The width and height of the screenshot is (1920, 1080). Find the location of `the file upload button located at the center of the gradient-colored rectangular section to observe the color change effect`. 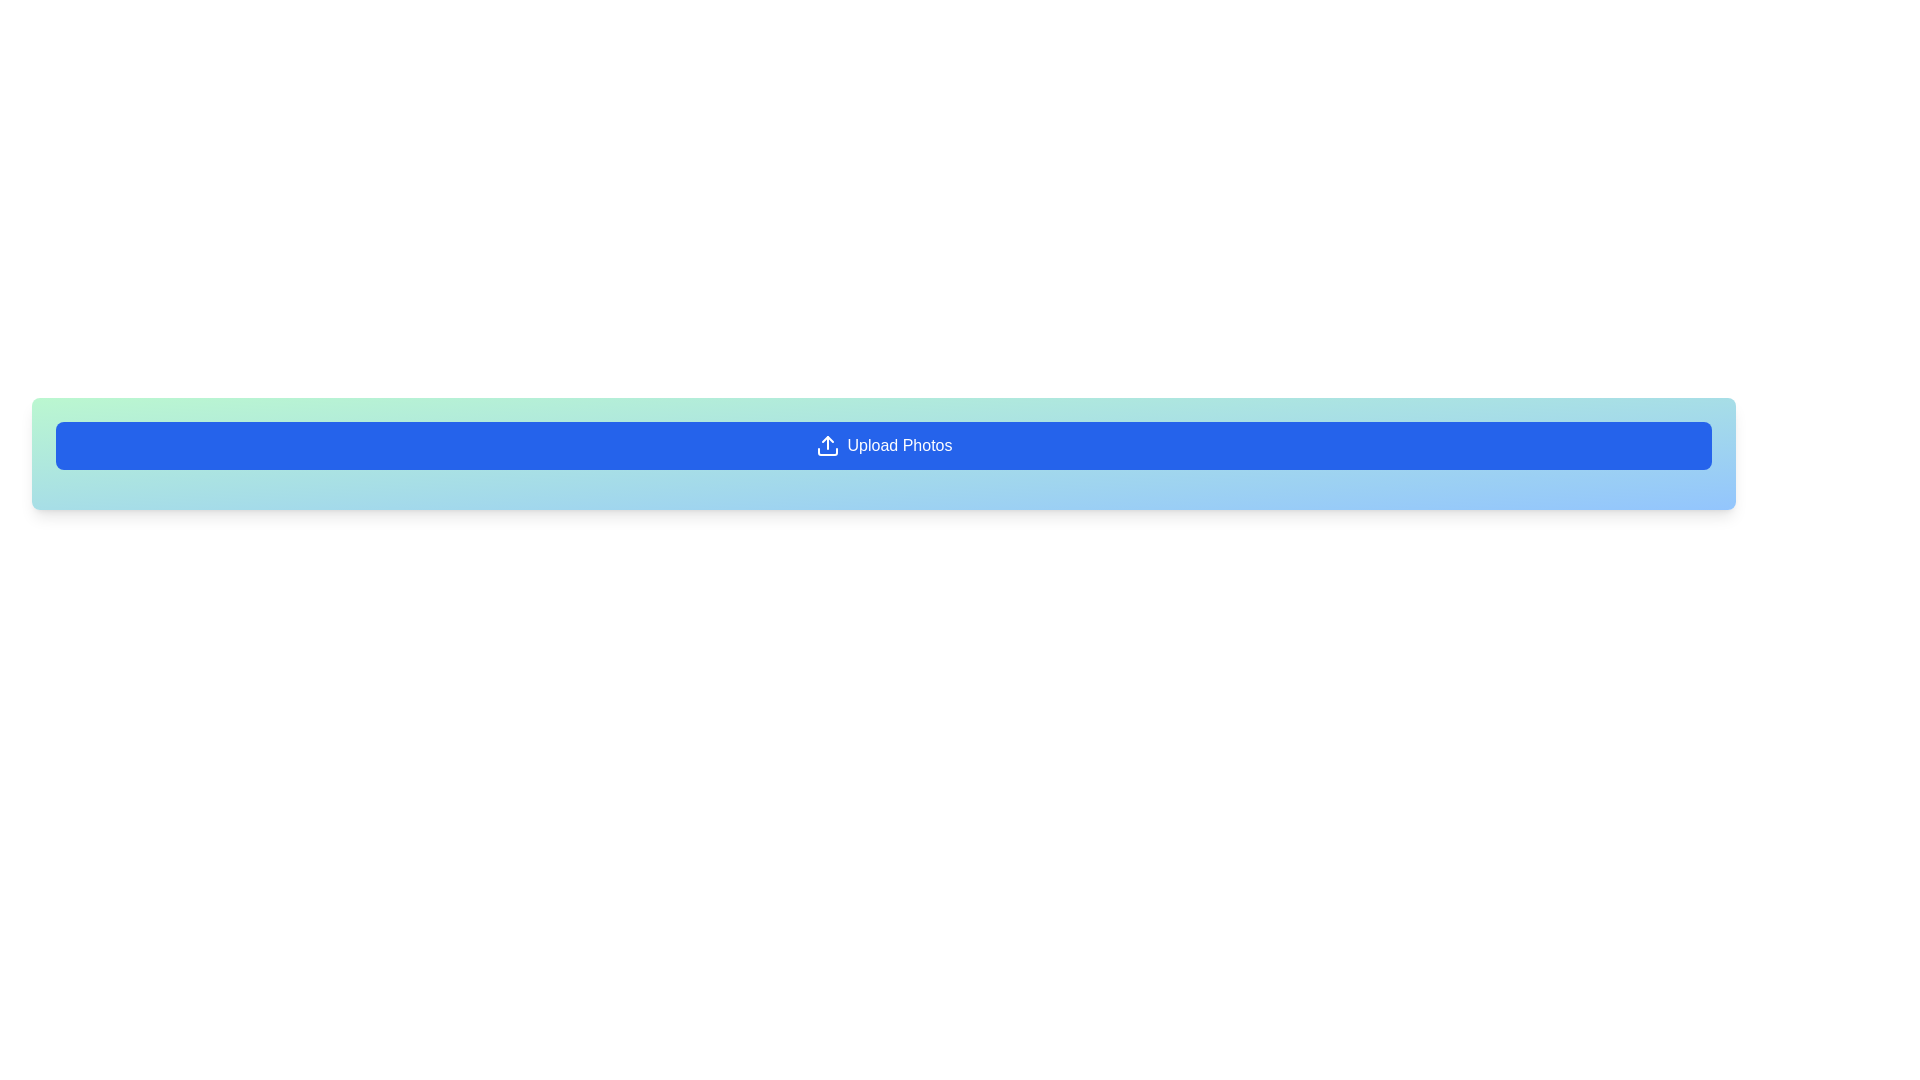

the file upload button located at the center of the gradient-colored rectangular section to observe the color change effect is located at coordinates (882, 445).